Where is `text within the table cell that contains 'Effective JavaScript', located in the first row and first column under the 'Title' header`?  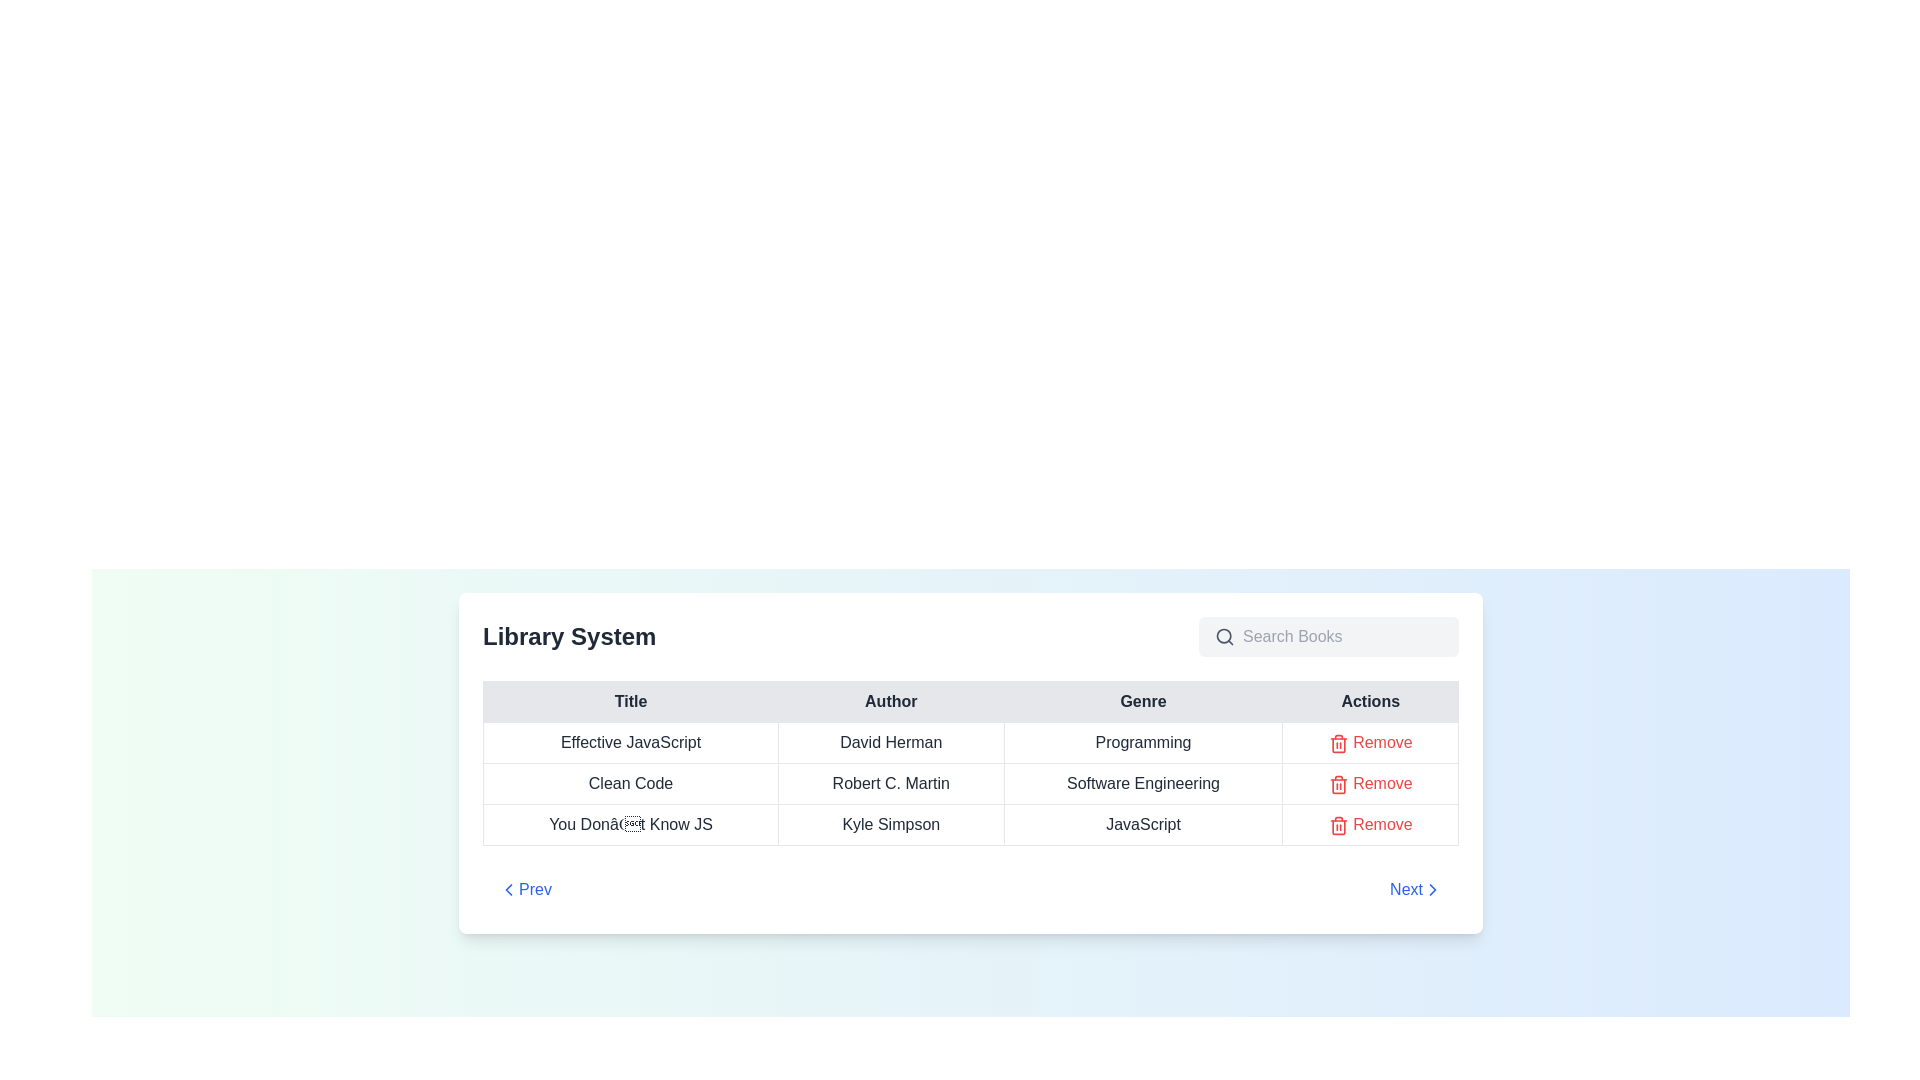 text within the table cell that contains 'Effective JavaScript', located in the first row and first column under the 'Title' header is located at coordinates (630, 743).